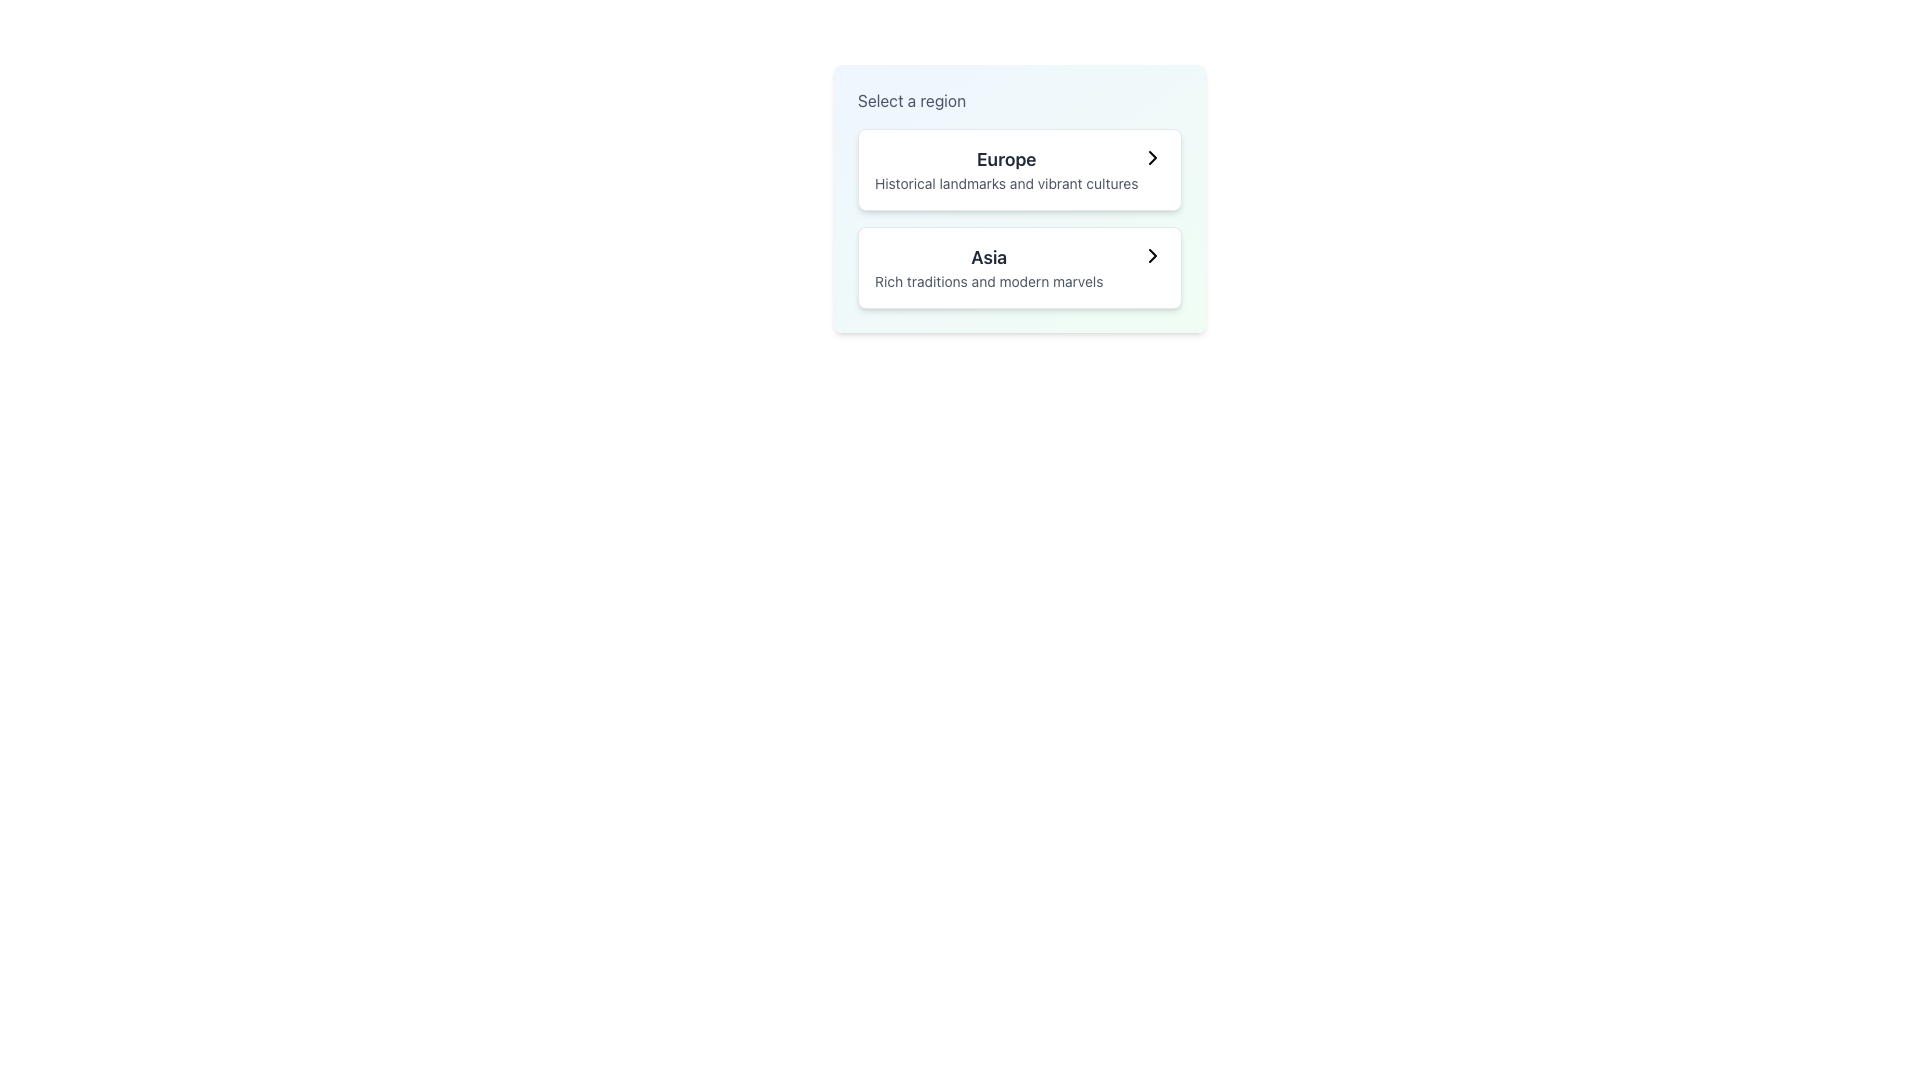 This screenshot has width=1920, height=1080. What do you see at coordinates (989, 281) in the screenshot?
I see `the text element displaying 'Rich traditions and modern marvels', which is located beneath the heading 'Asia' in a light-gray font` at bounding box center [989, 281].